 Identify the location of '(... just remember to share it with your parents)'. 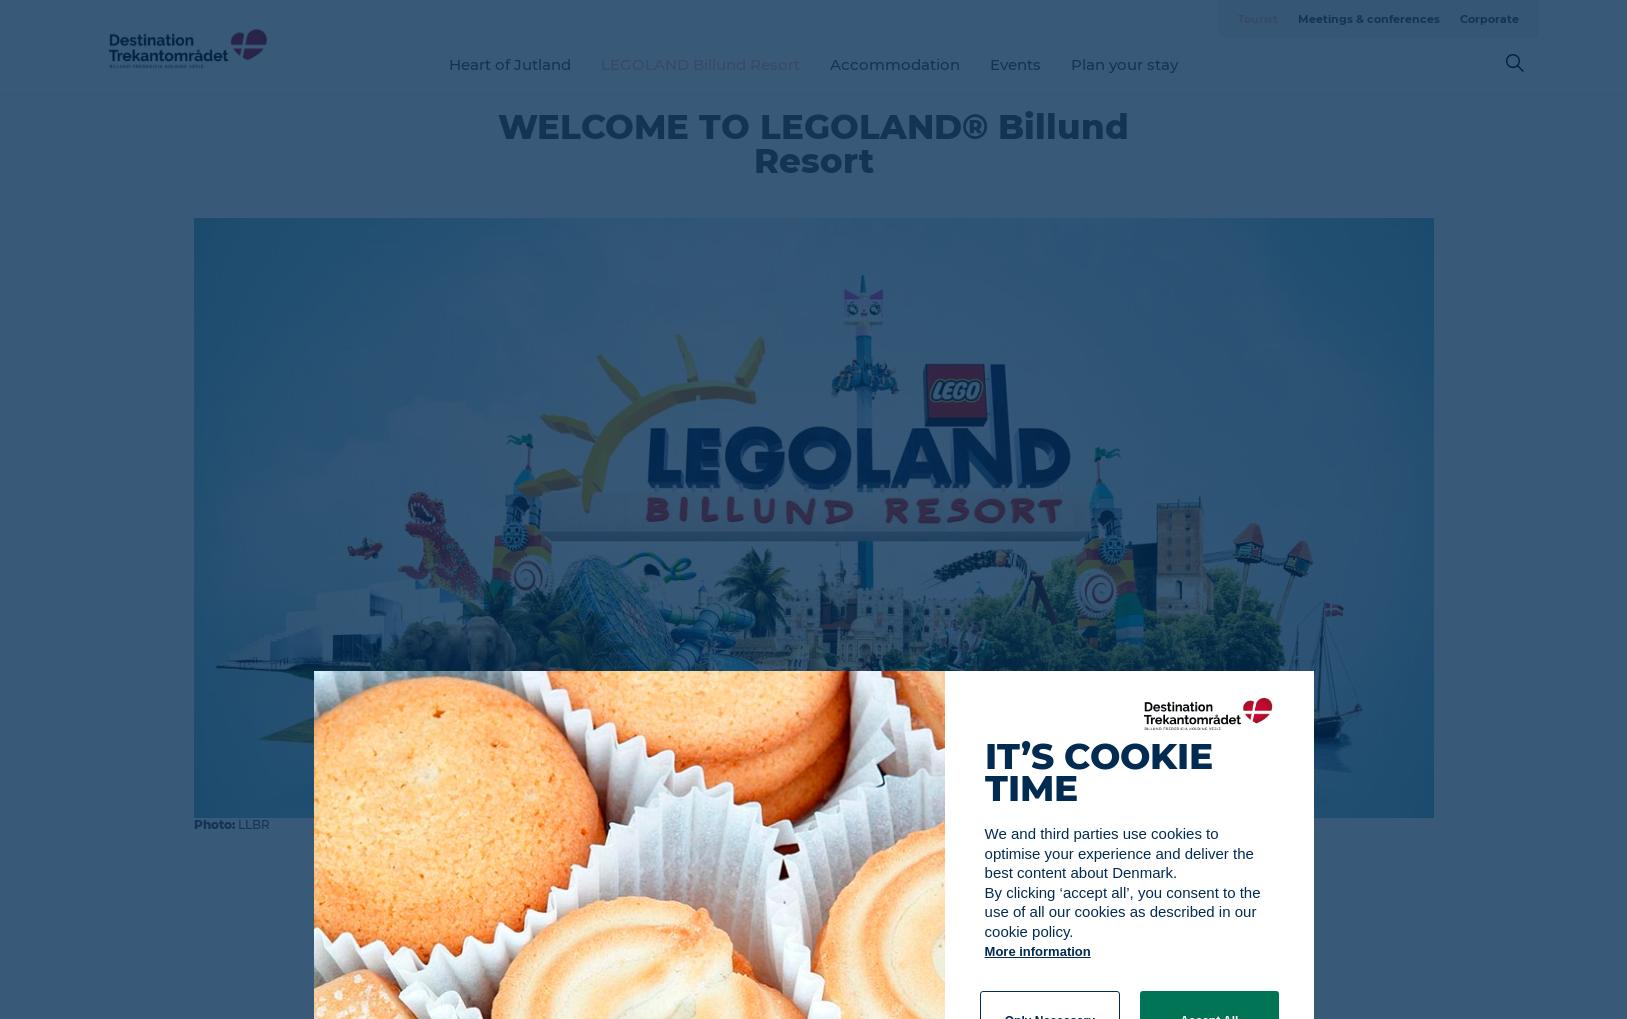
(812, 979).